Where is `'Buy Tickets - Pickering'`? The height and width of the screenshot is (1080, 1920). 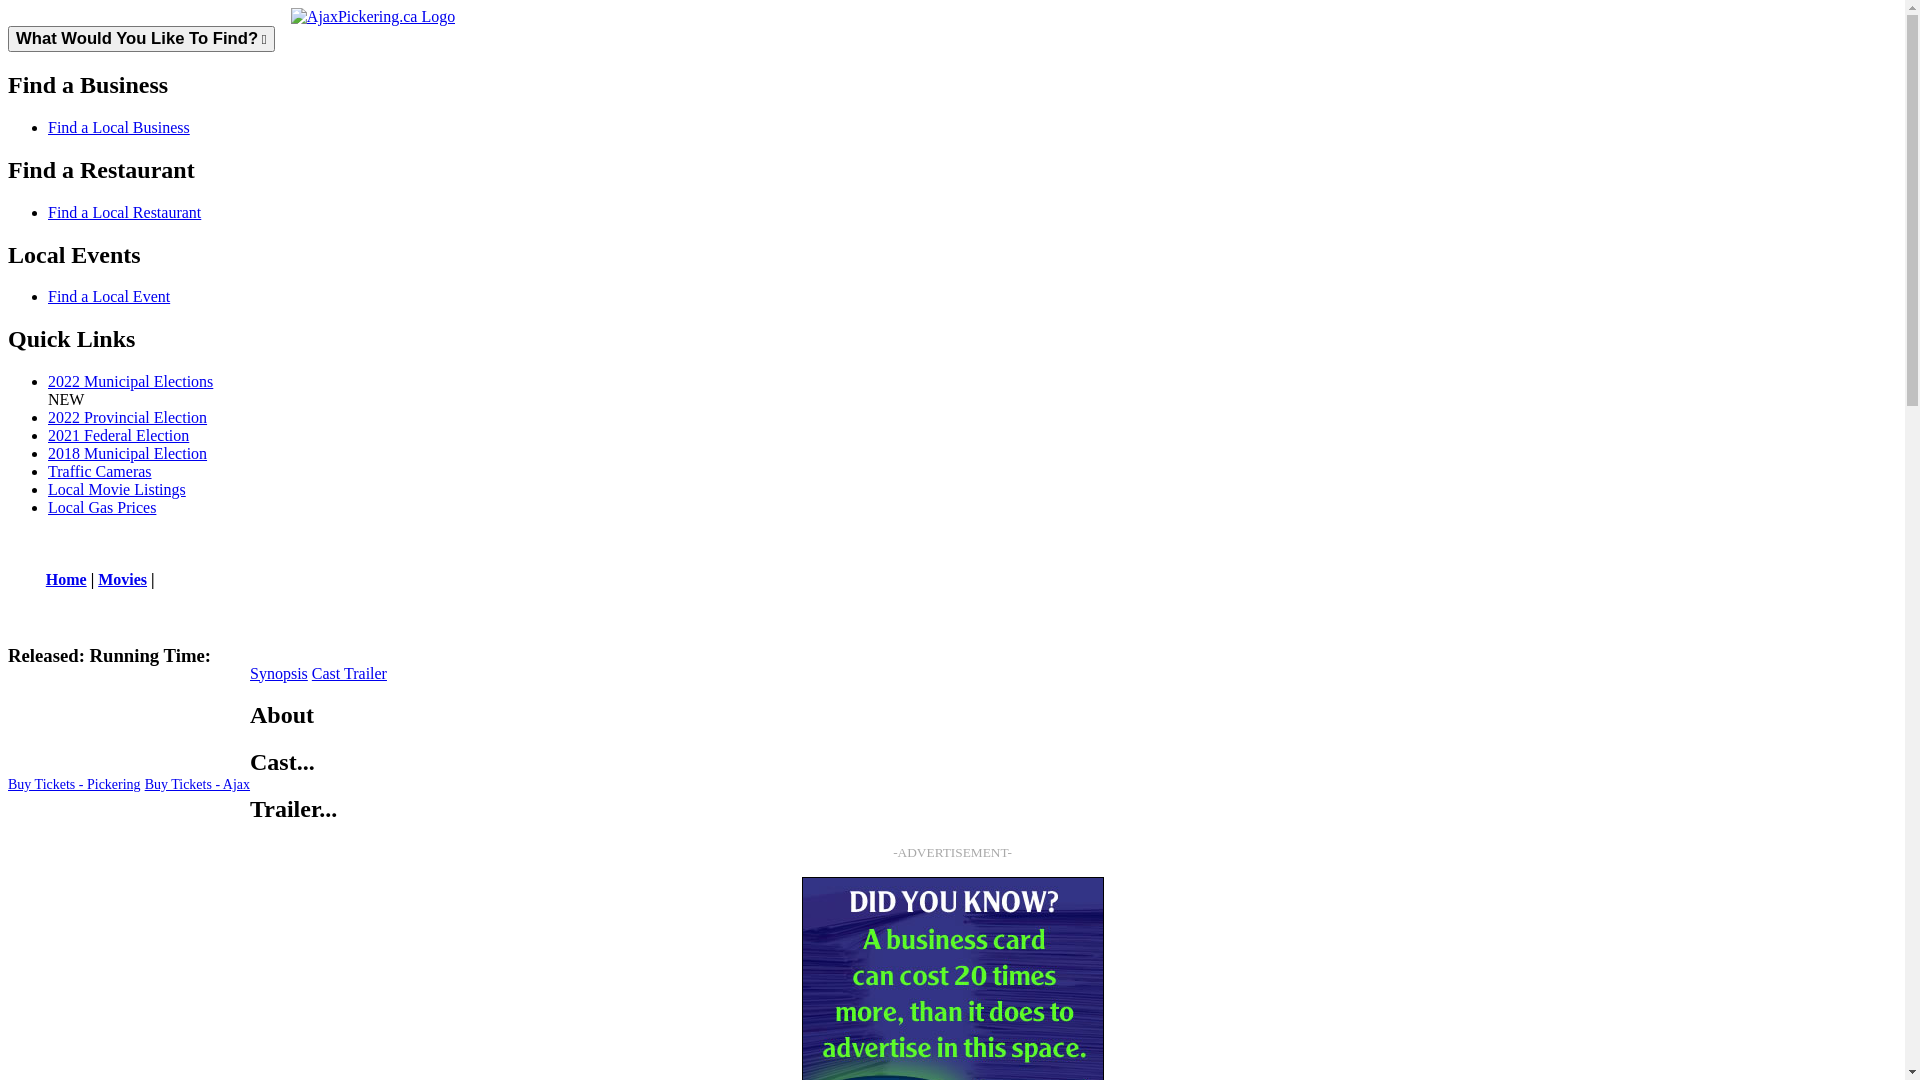 'Buy Tickets - Pickering' is located at coordinates (8, 784).